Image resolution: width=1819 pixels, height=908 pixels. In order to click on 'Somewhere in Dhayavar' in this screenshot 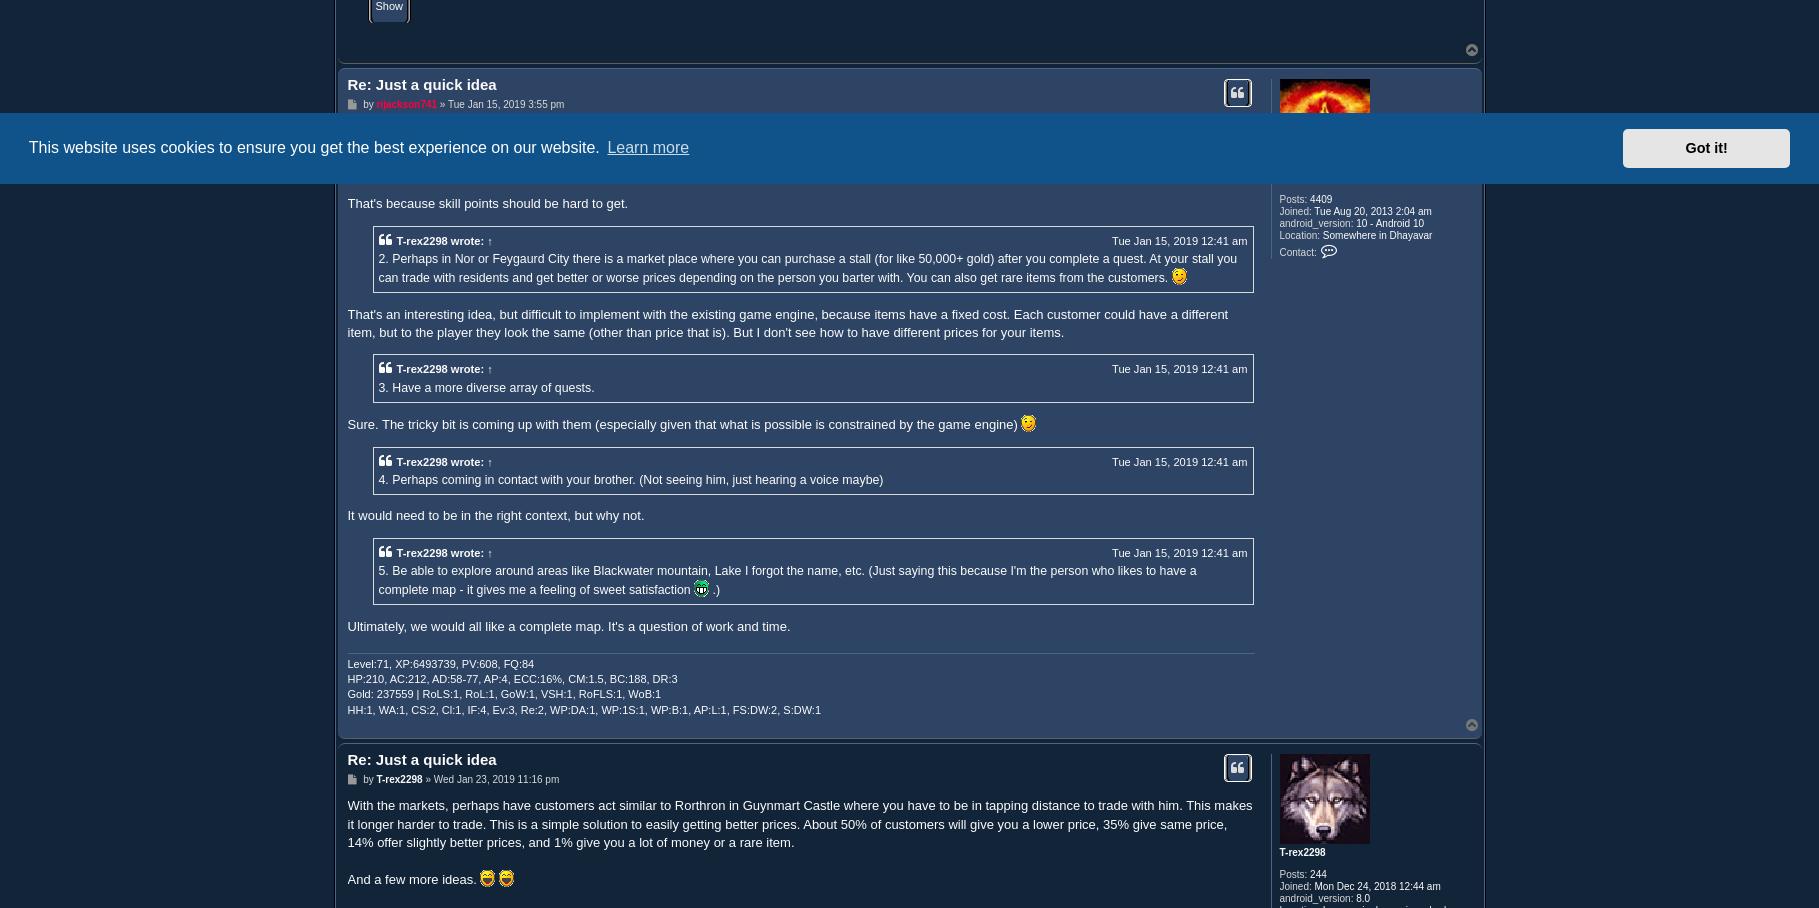, I will do `click(1319, 233)`.